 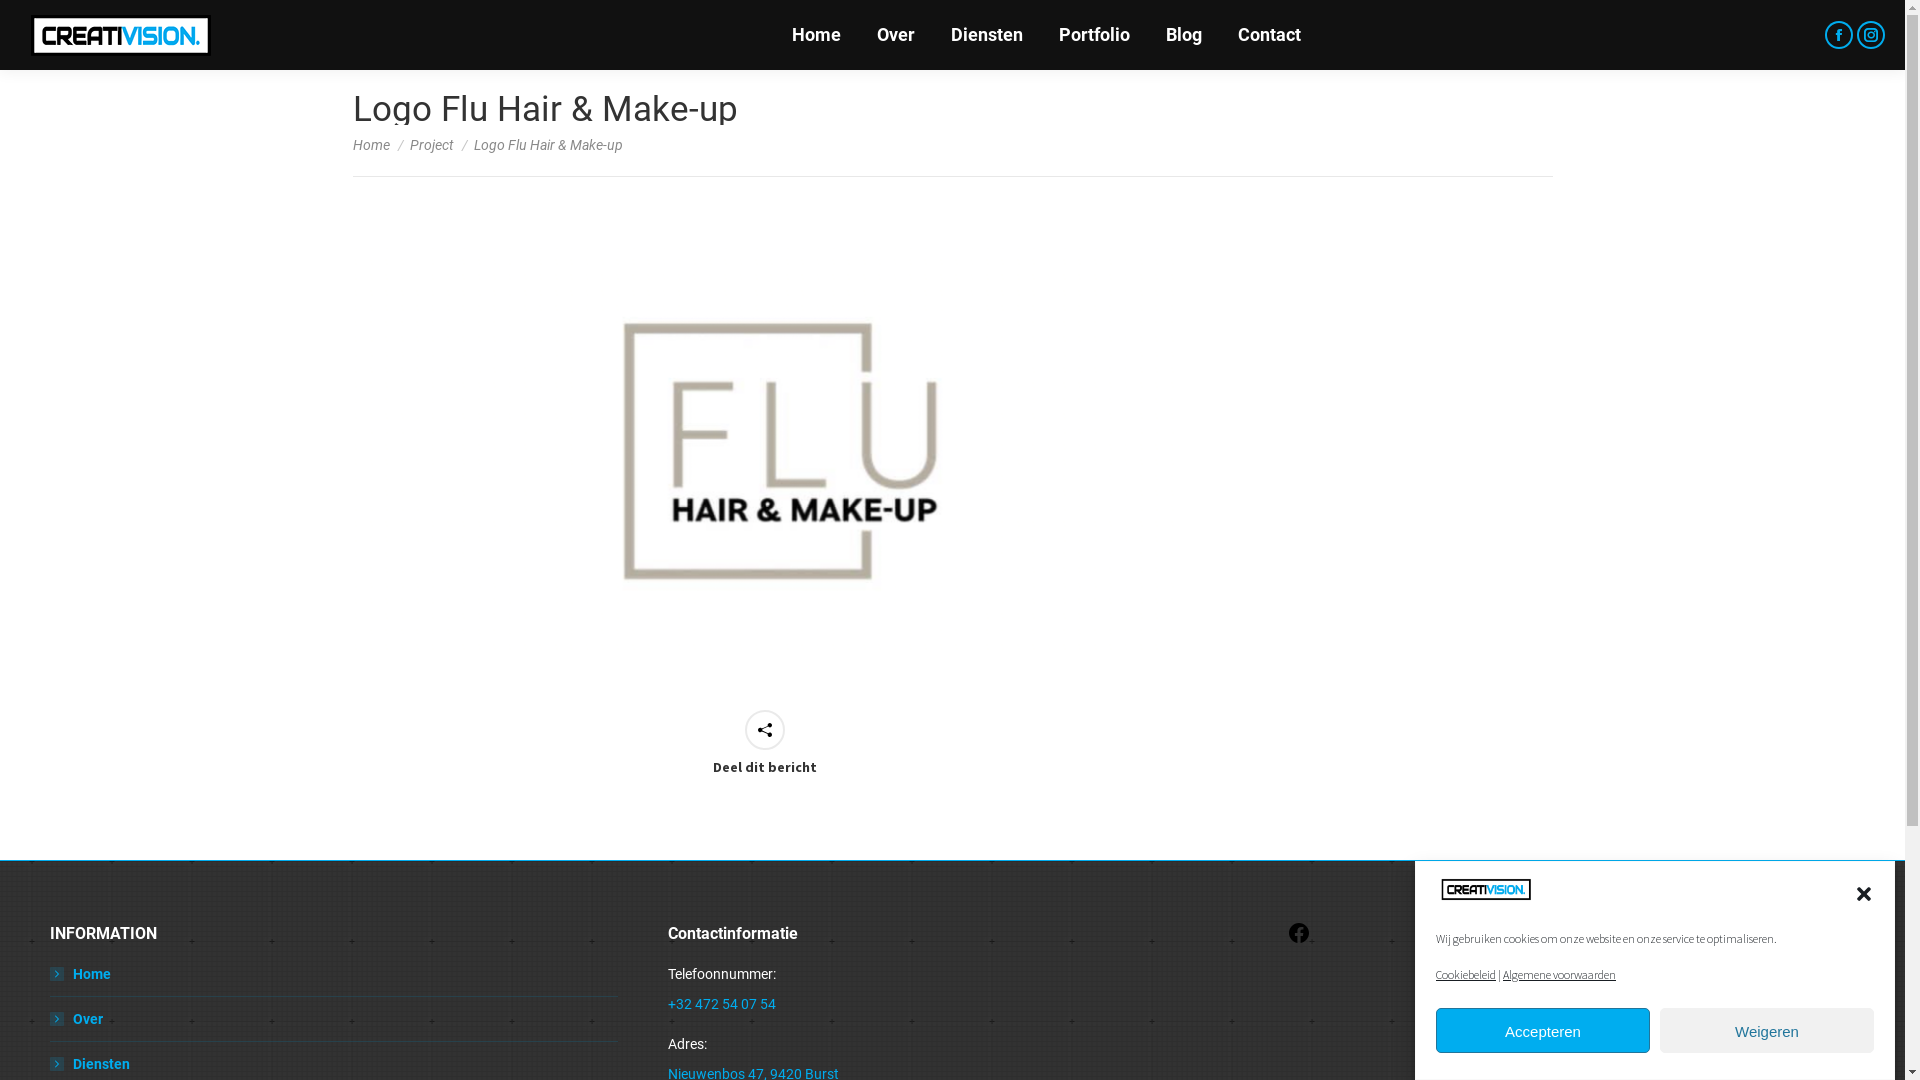 What do you see at coordinates (89, 1063) in the screenshot?
I see `'Diensten'` at bounding box center [89, 1063].